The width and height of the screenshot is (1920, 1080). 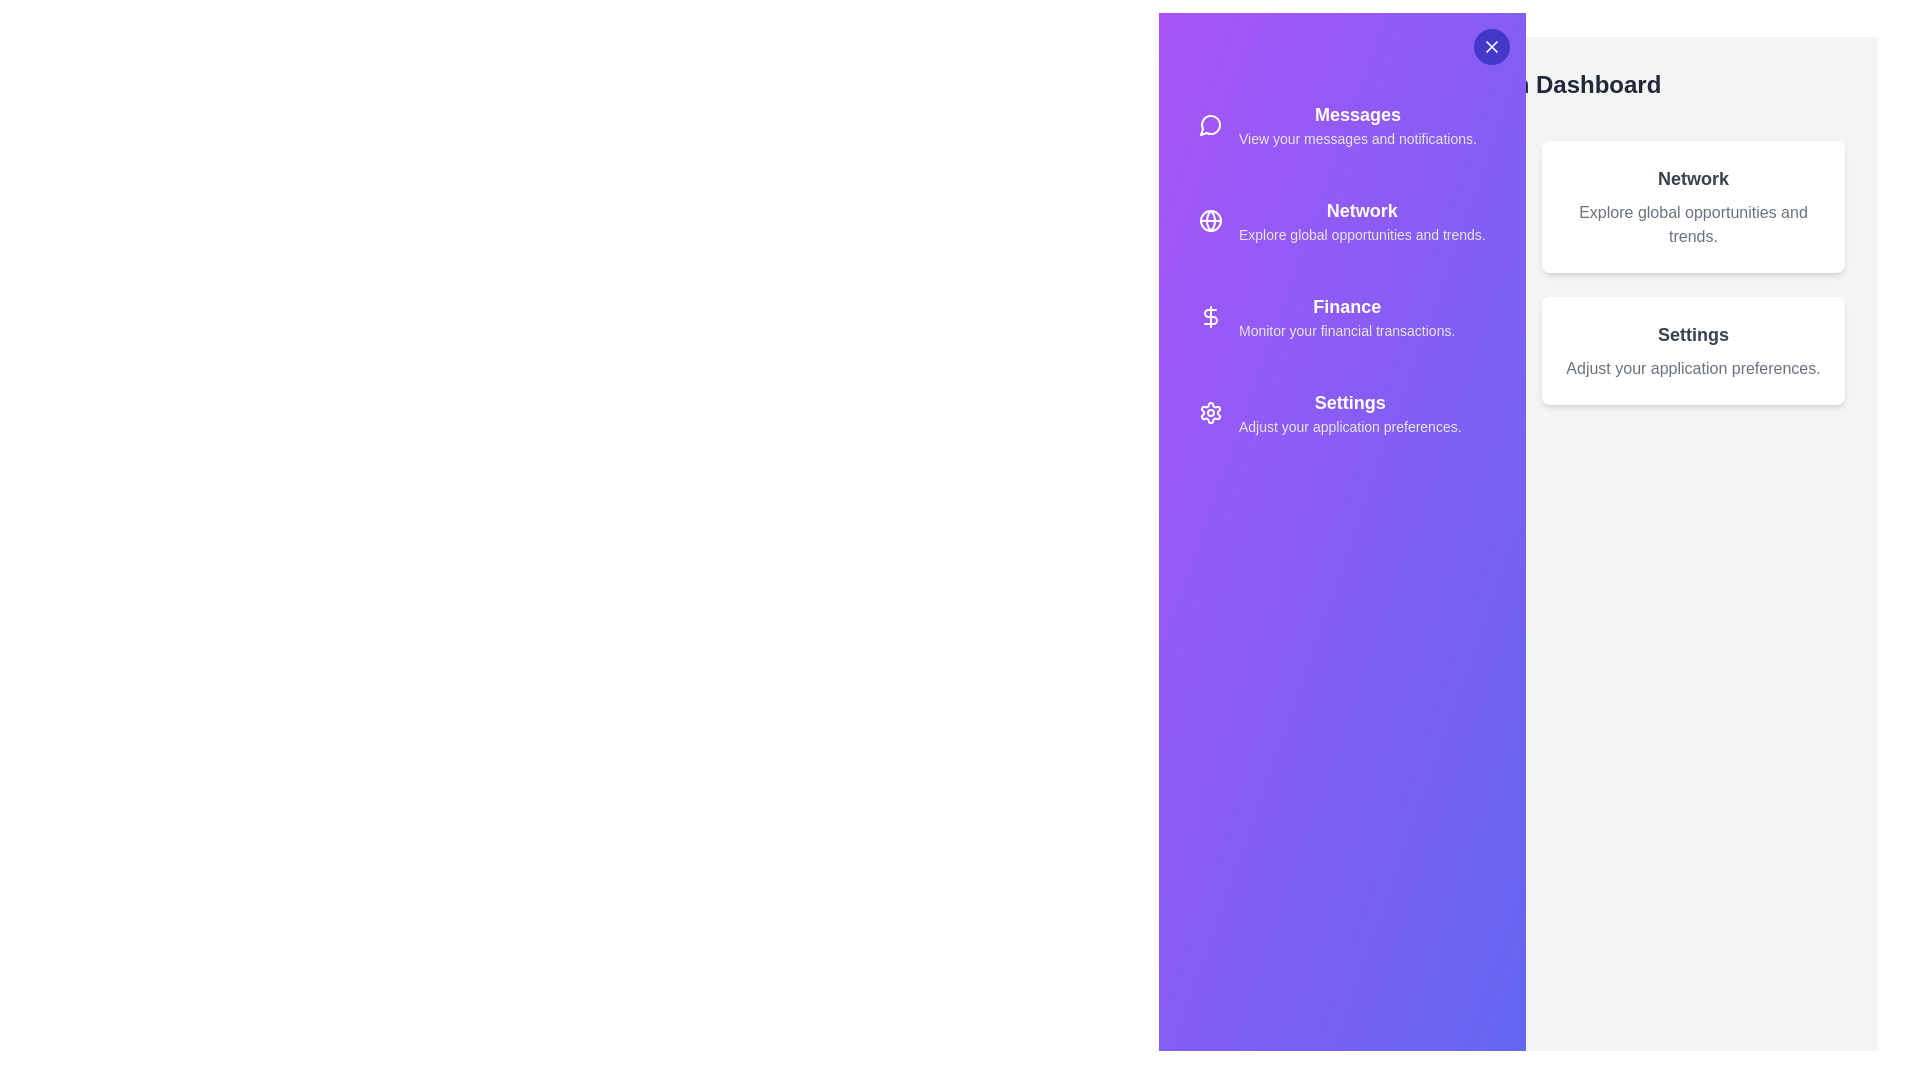 What do you see at coordinates (1342, 124) in the screenshot?
I see `the sidebar option Messages` at bounding box center [1342, 124].